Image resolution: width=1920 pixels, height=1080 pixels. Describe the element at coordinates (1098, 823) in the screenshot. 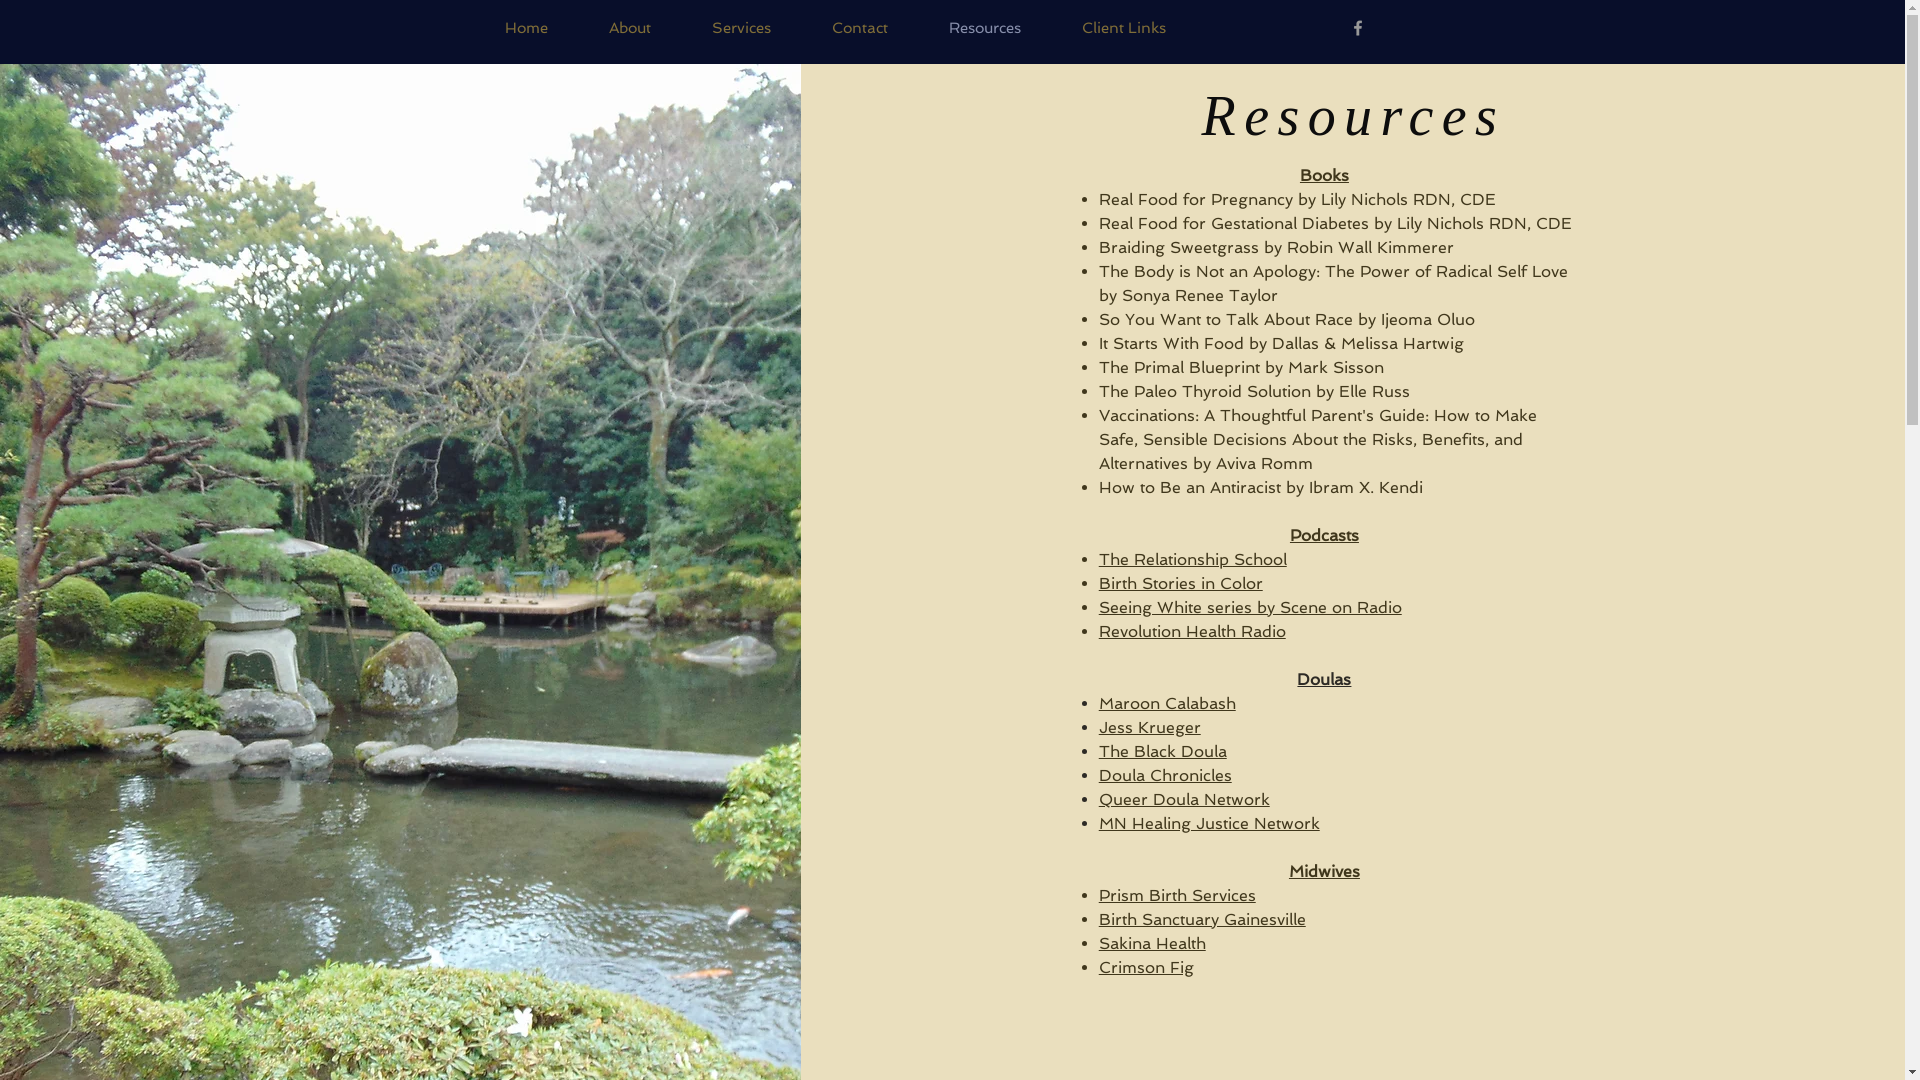

I see `'MN Healing Justice Network'` at that location.